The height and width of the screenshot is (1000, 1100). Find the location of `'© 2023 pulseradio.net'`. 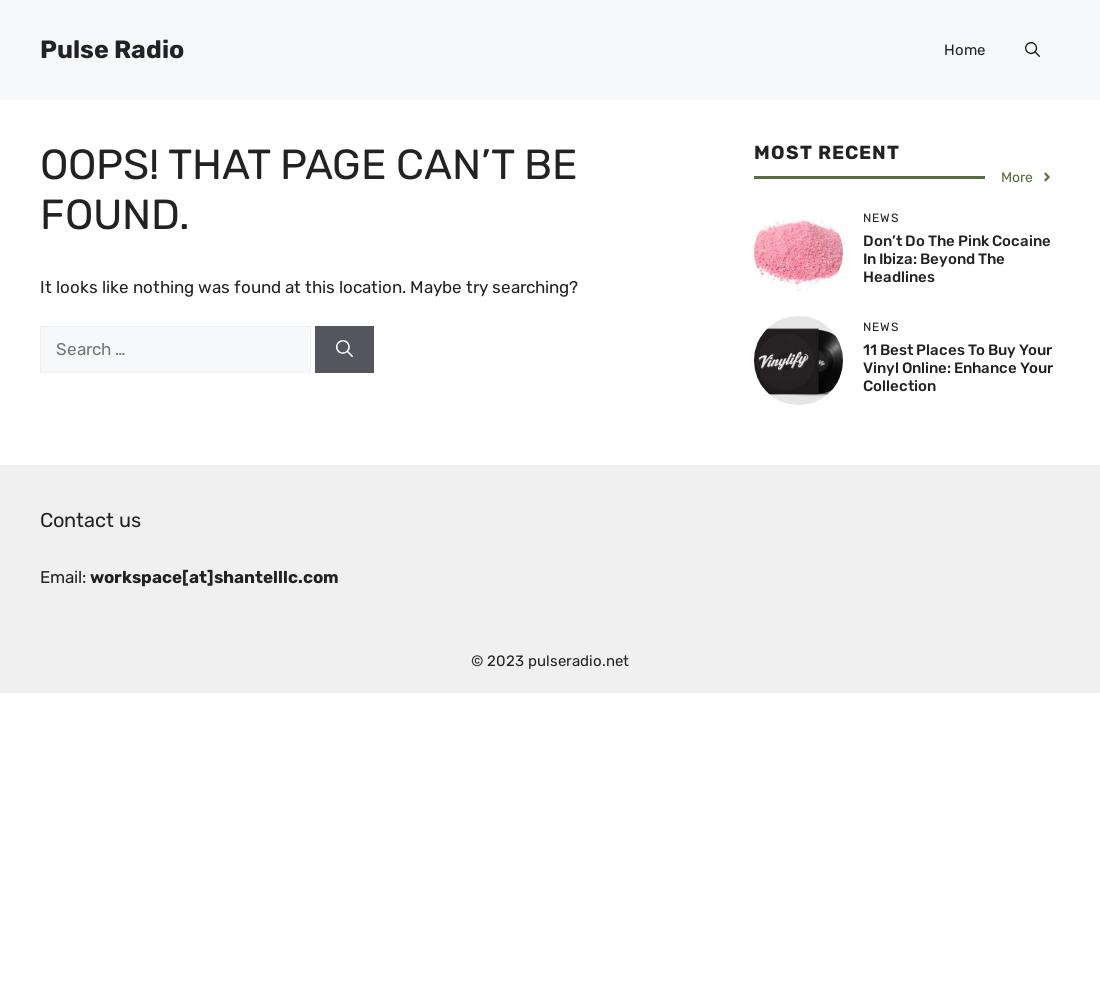

'© 2023 pulseradio.net' is located at coordinates (550, 661).